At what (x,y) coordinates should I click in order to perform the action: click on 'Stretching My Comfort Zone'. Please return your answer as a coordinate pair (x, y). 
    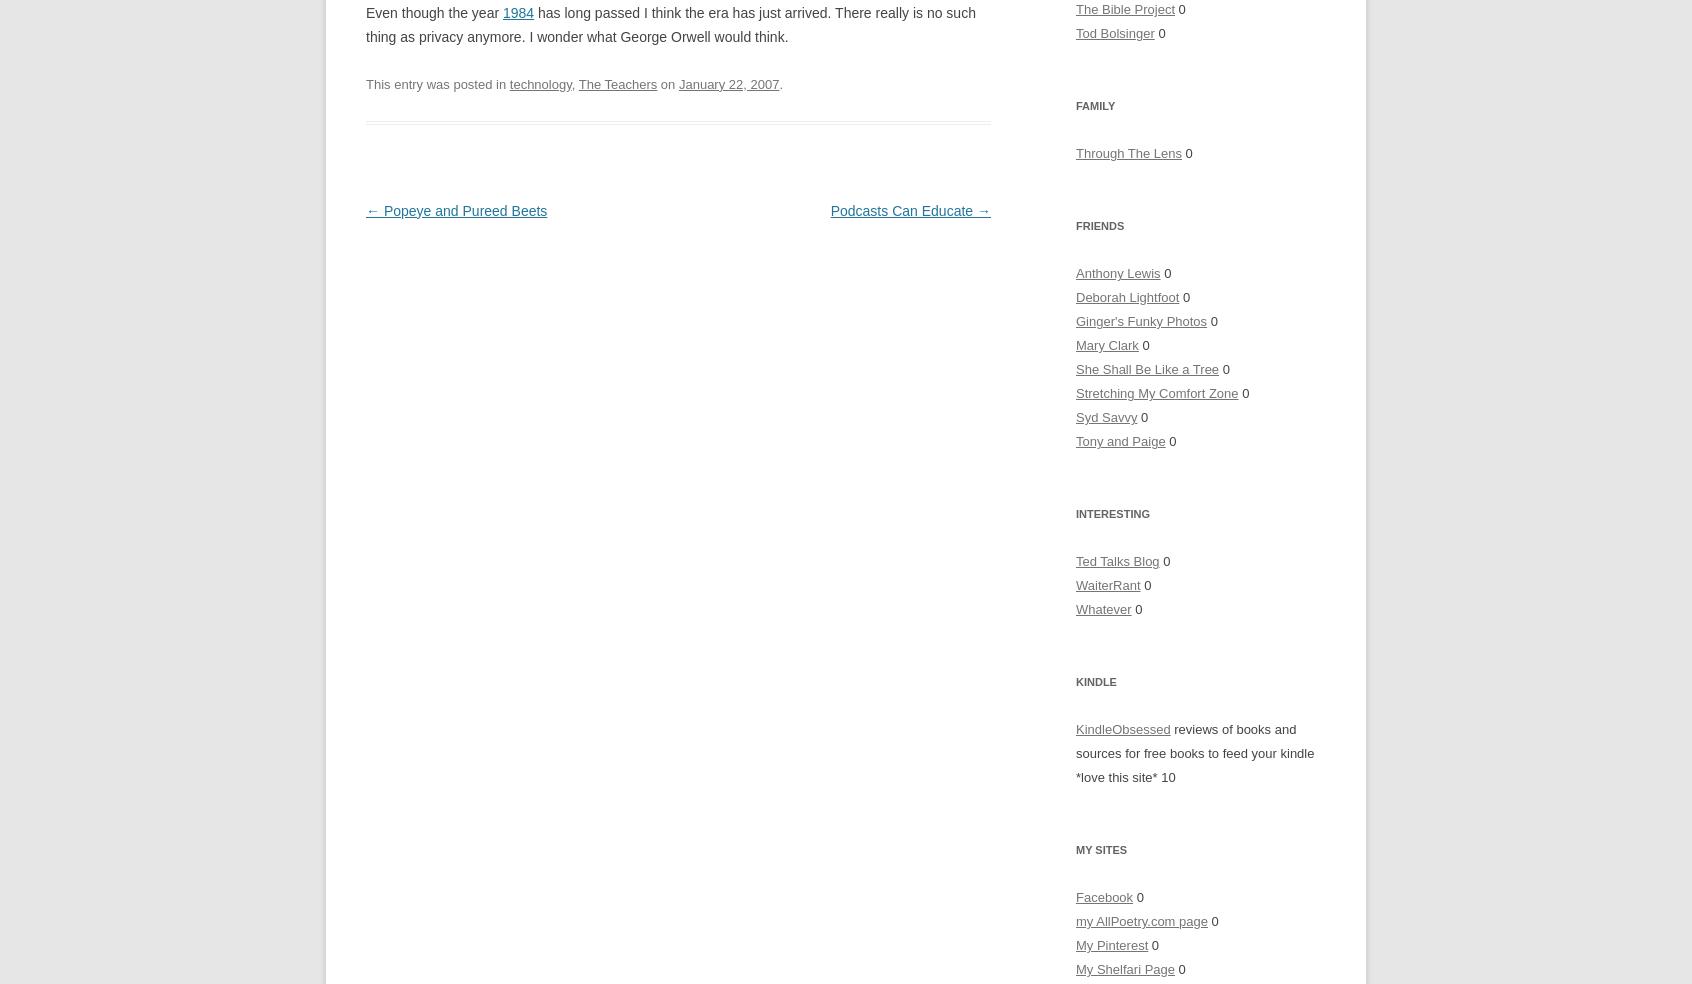
    Looking at the image, I should click on (1155, 393).